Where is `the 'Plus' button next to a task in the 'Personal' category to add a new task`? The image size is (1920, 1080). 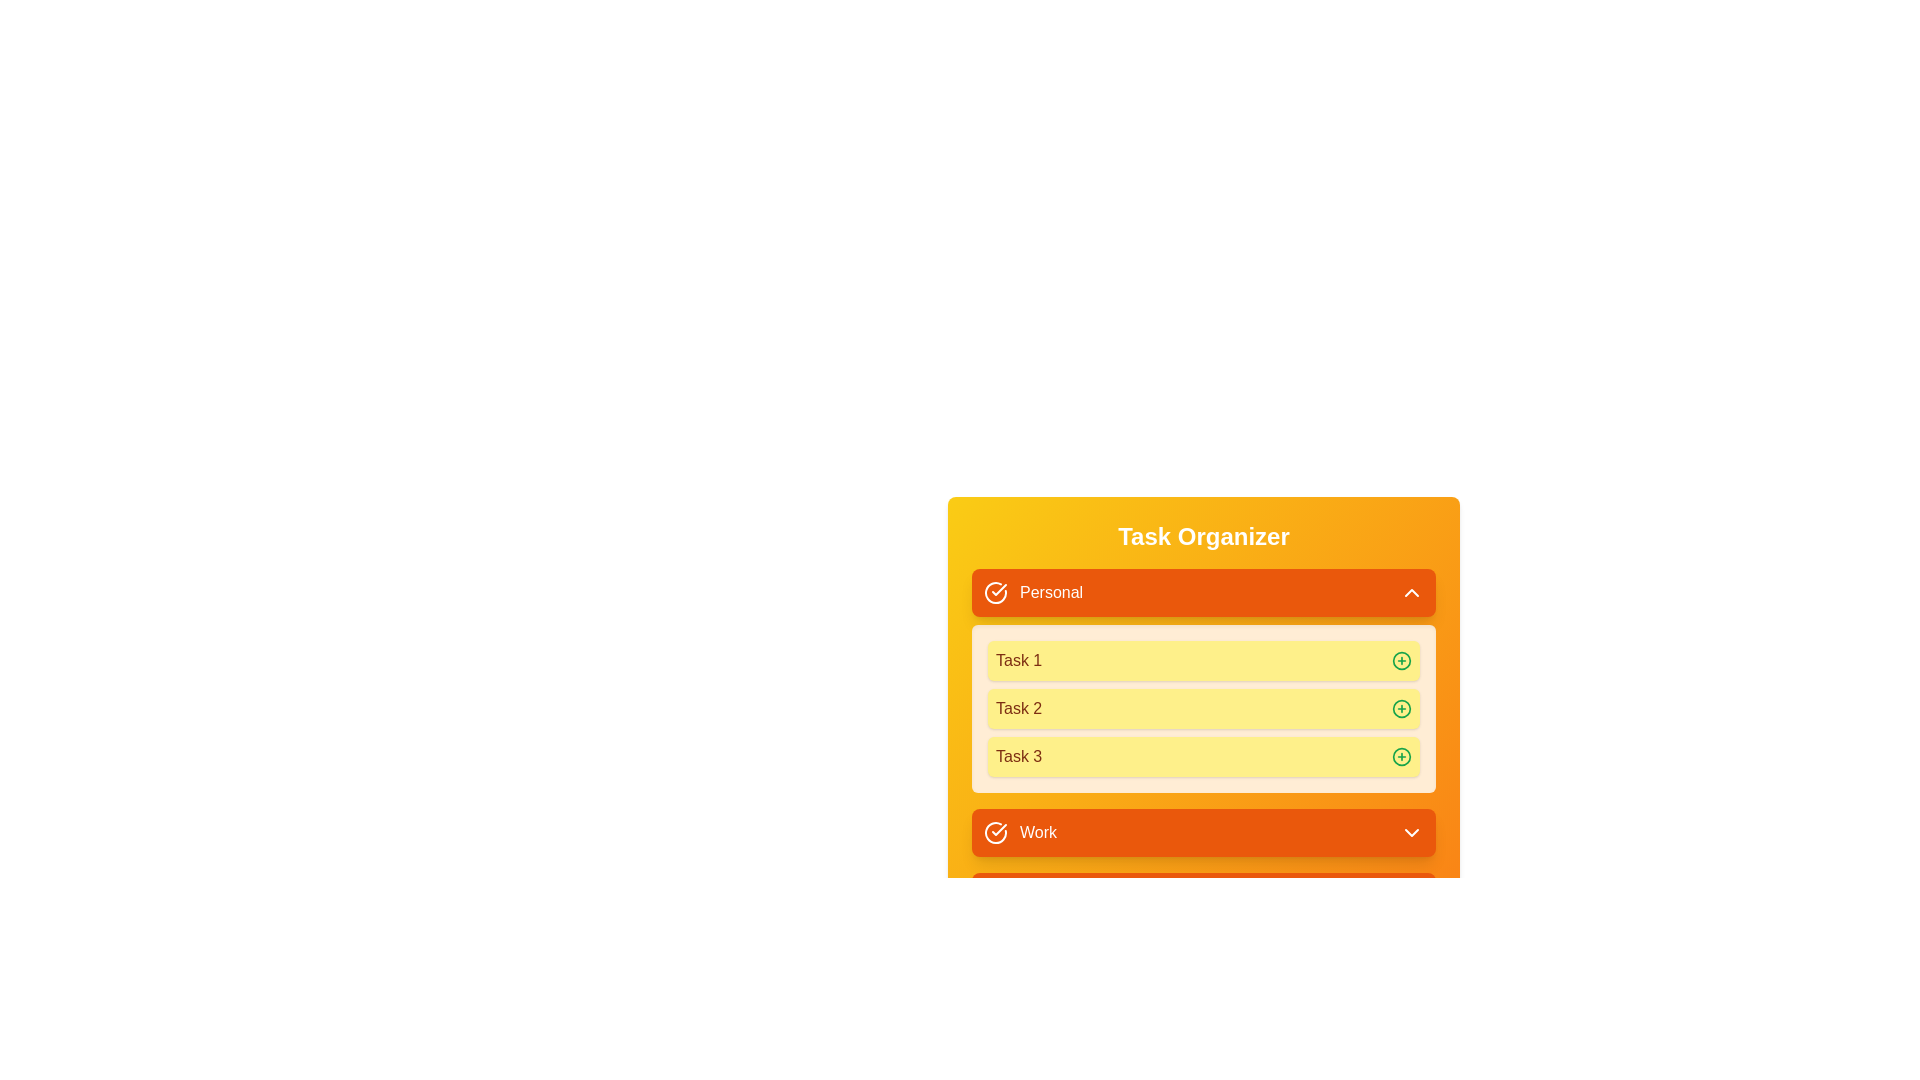
the 'Plus' button next to a task in the 'Personal' category to add a new task is located at coordinates (1400, 660).